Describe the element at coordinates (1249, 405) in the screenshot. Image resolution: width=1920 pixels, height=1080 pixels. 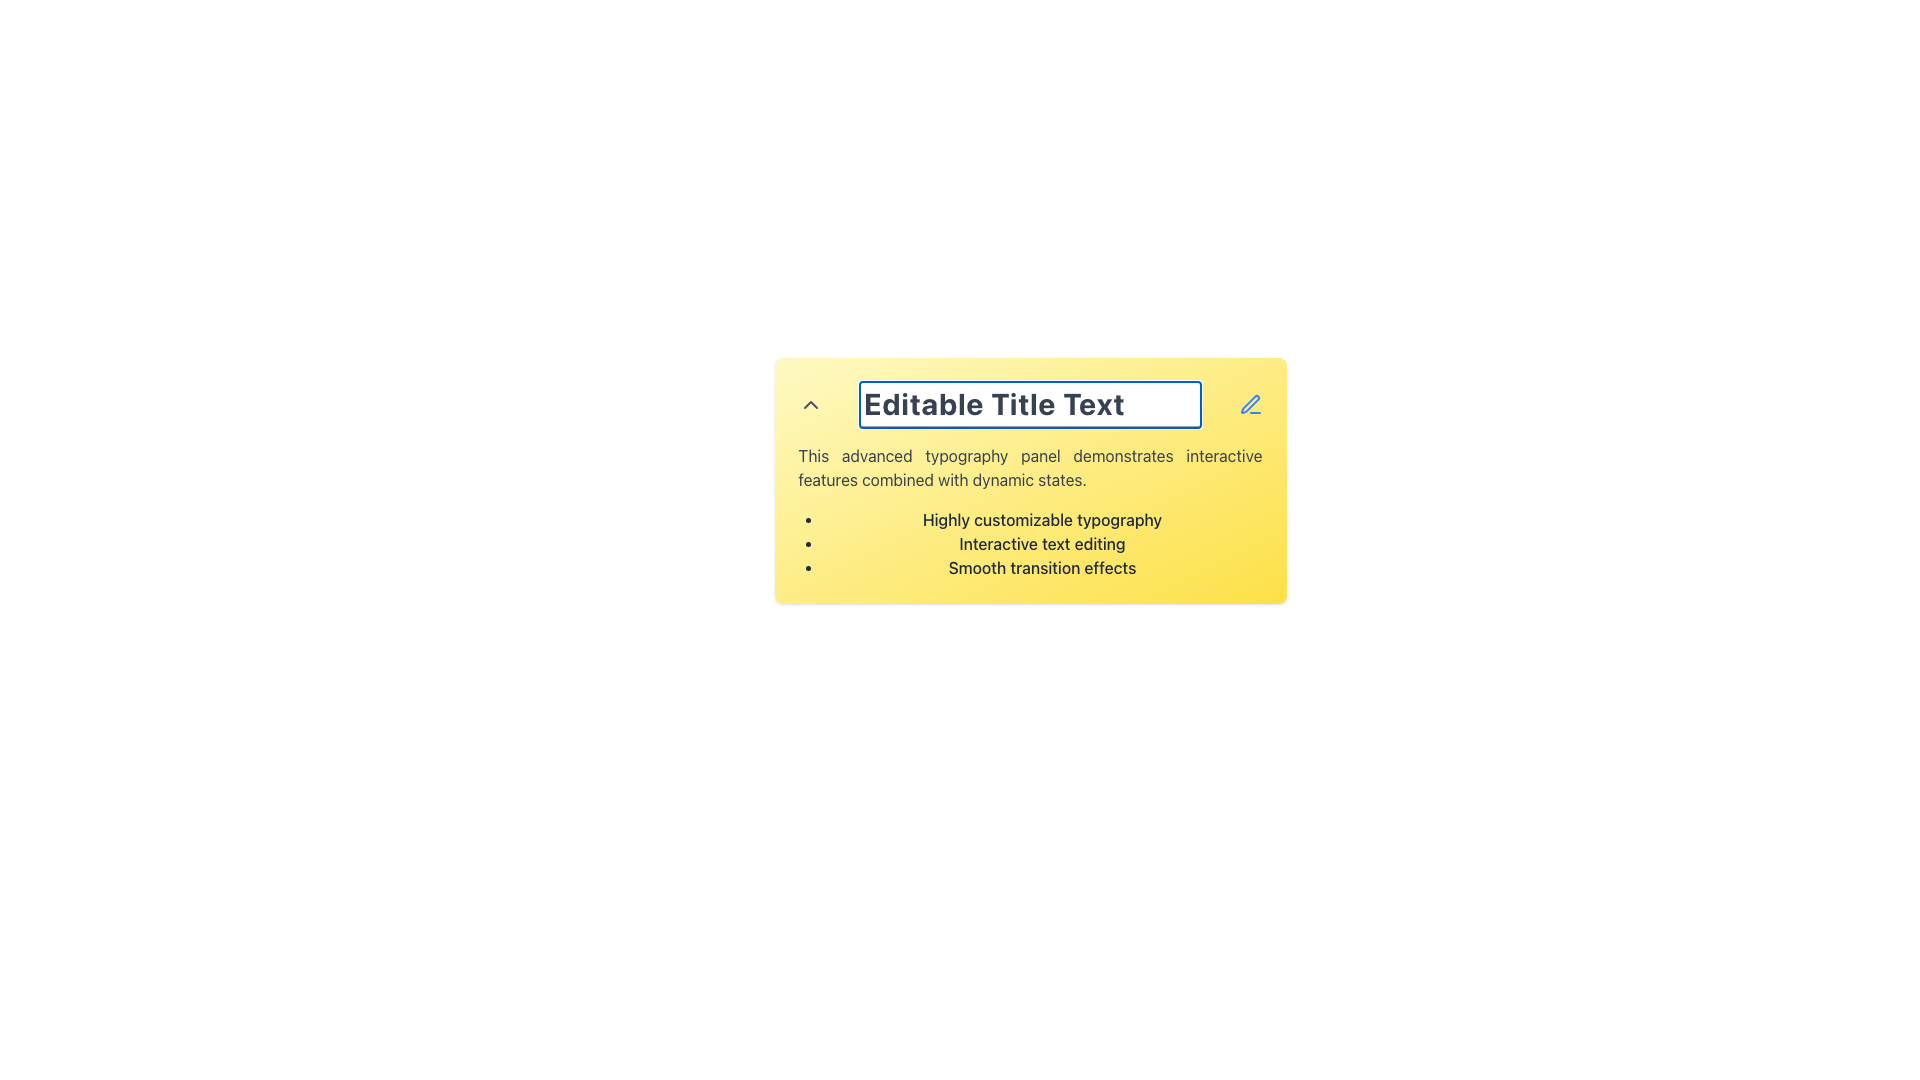
I see `the edit icon button located at the top-right corner of the yellow box to initiate the editing mode for the associated title text` at that location.